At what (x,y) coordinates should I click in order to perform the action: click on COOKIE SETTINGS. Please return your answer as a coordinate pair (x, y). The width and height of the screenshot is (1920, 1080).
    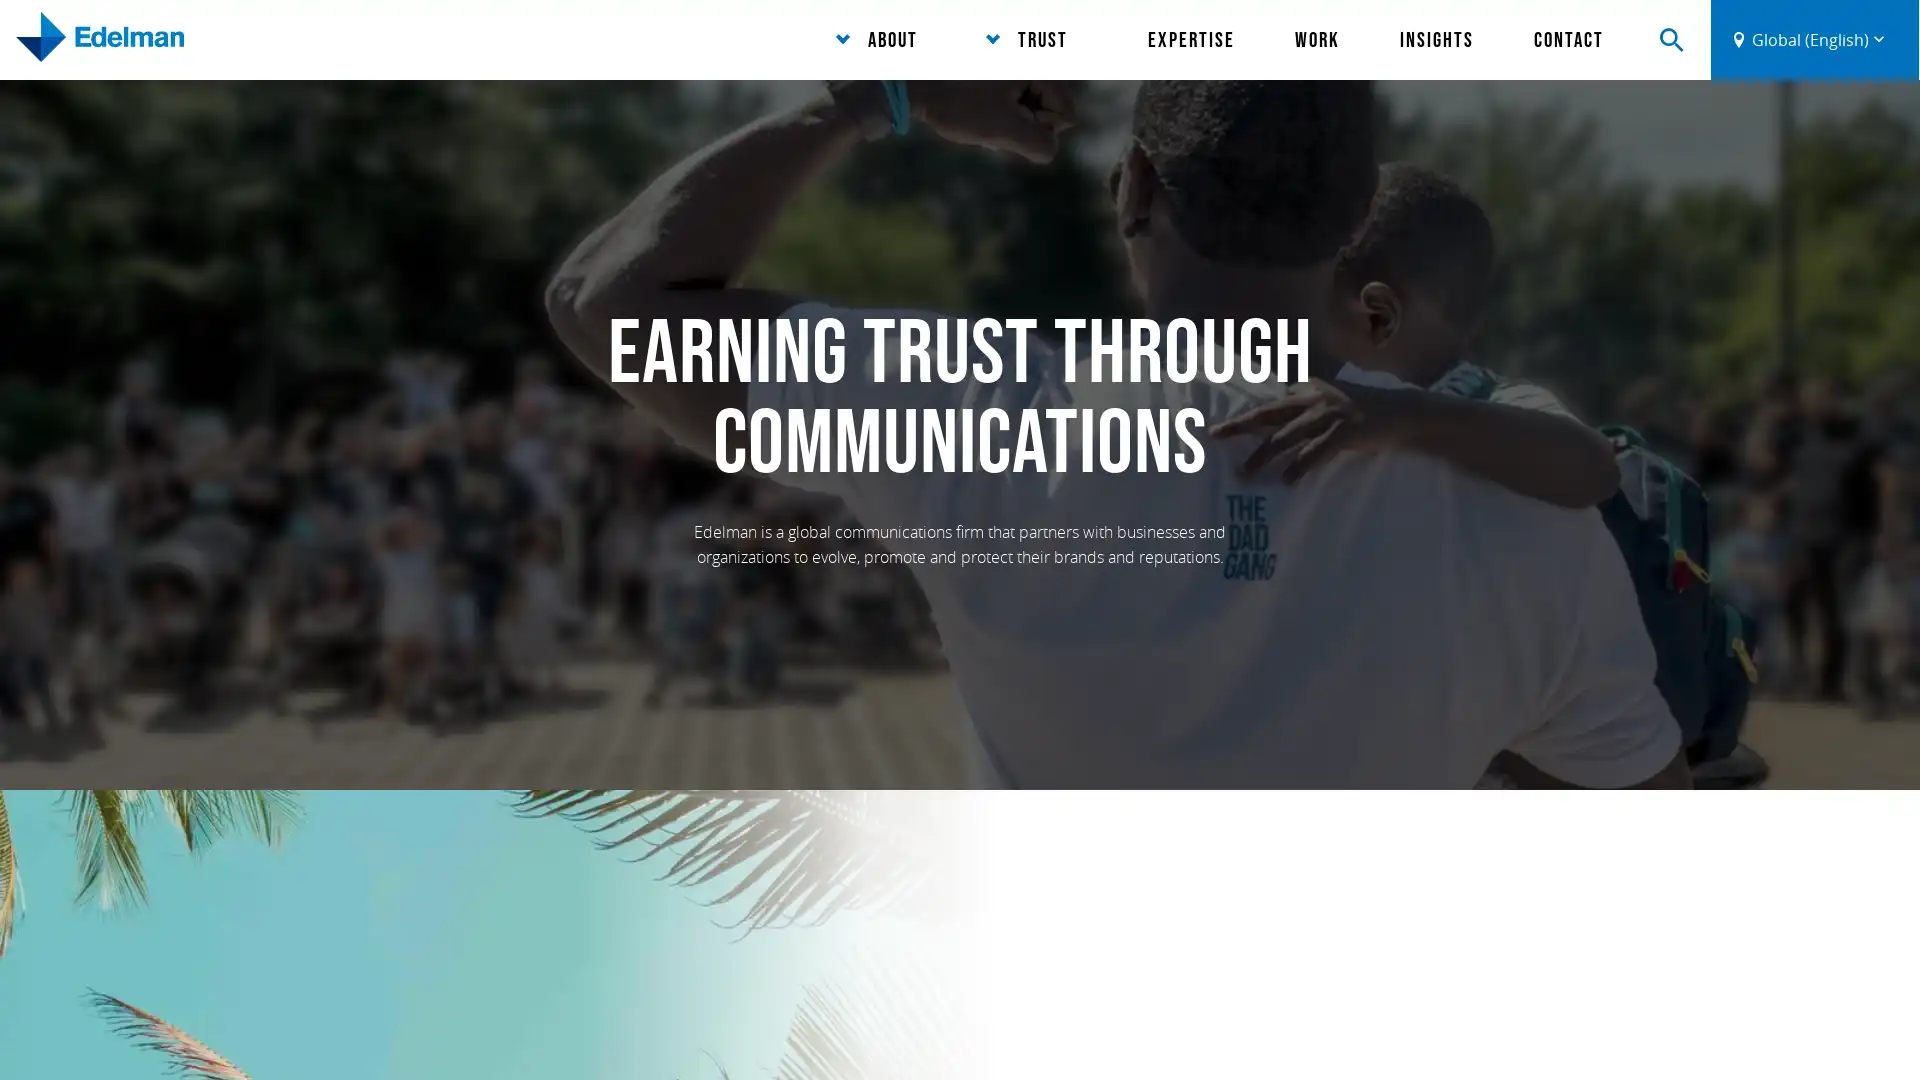
    Looking at the image, I should click on (1796, 1030).